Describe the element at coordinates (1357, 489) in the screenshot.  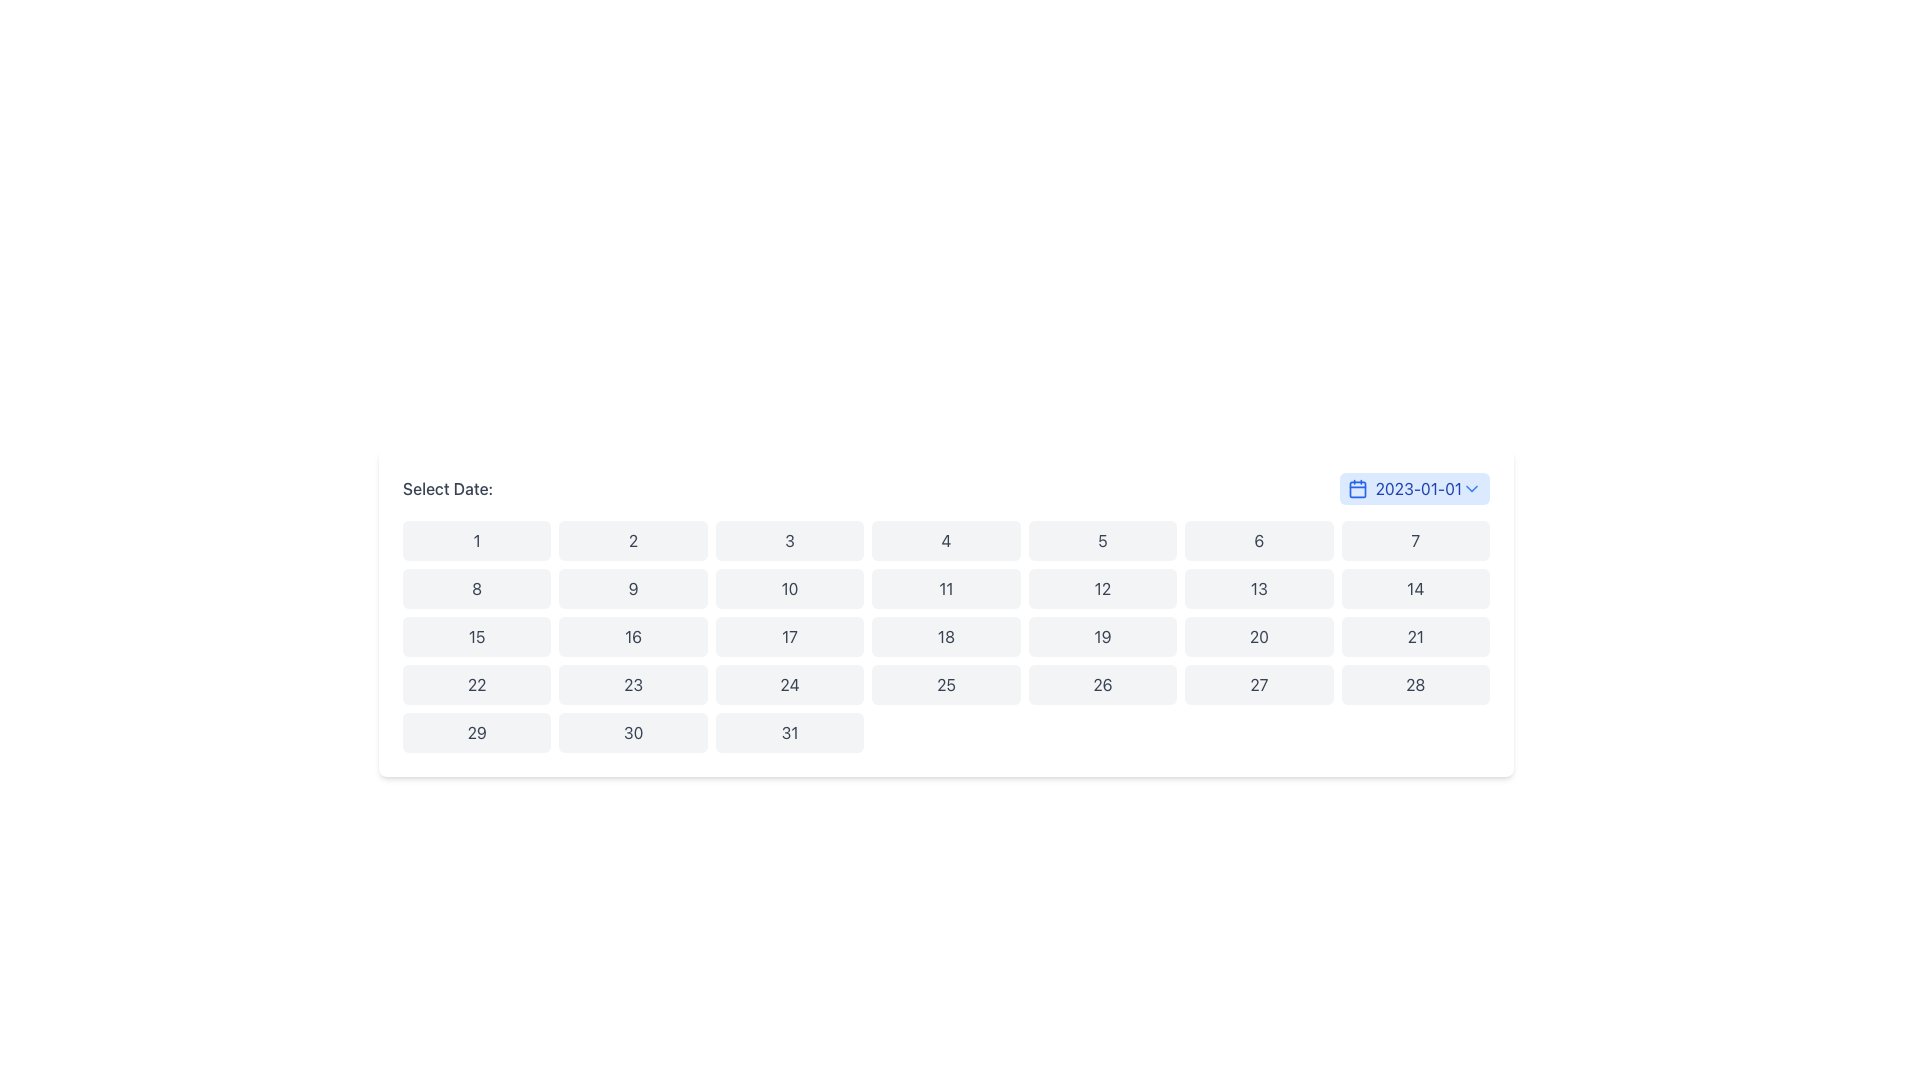
I see `the calendar icon with a blue outline and rounded corners, located on the right-hand side of the date display and dropdown arrow` at that location.